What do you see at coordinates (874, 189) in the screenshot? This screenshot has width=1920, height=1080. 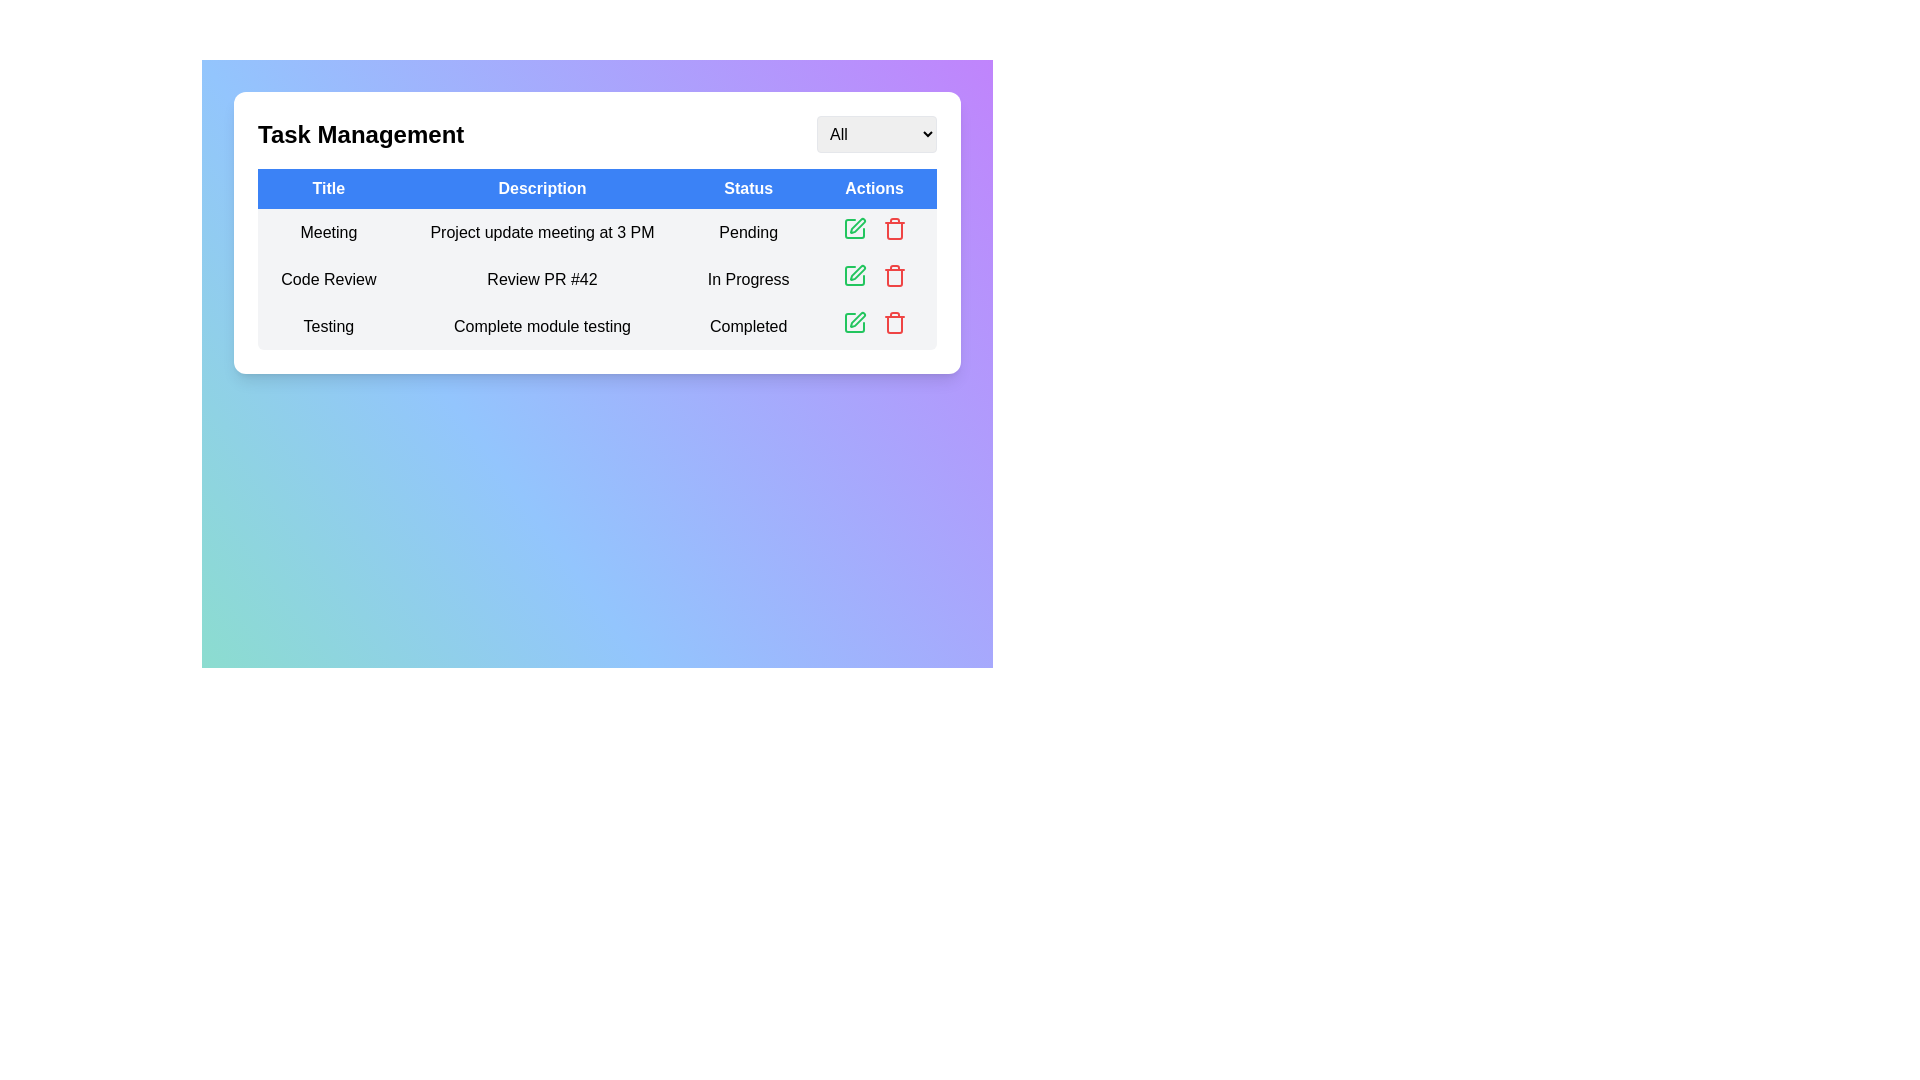 I see `the 'Actions' column header of the table, which is located at the top-right of the grid structure and serves as the fourth column header` at bounding box center [874, 189].